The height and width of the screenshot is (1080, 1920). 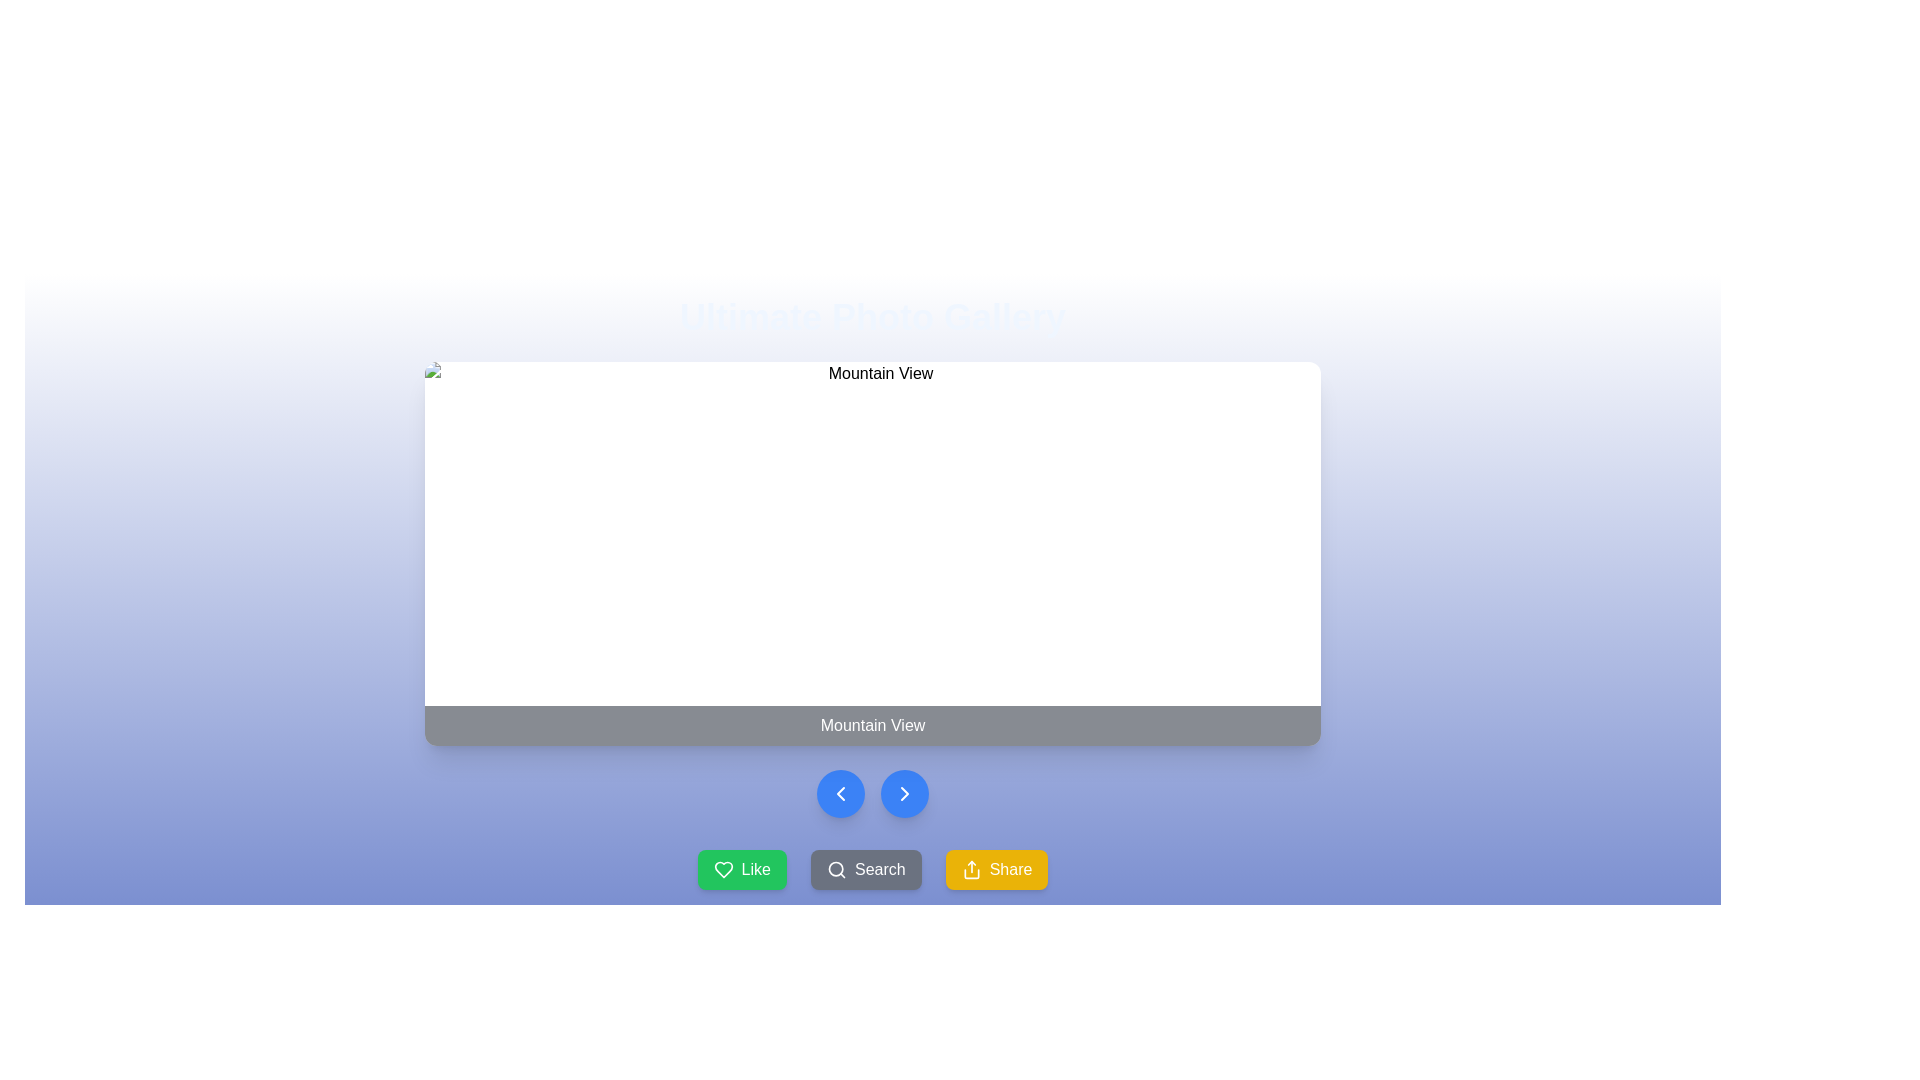 I want to click on the 'Share' button text label, which is the third button in a row of three buttons positioned at the lower right section of the interface, so click(x=1011, y=869).